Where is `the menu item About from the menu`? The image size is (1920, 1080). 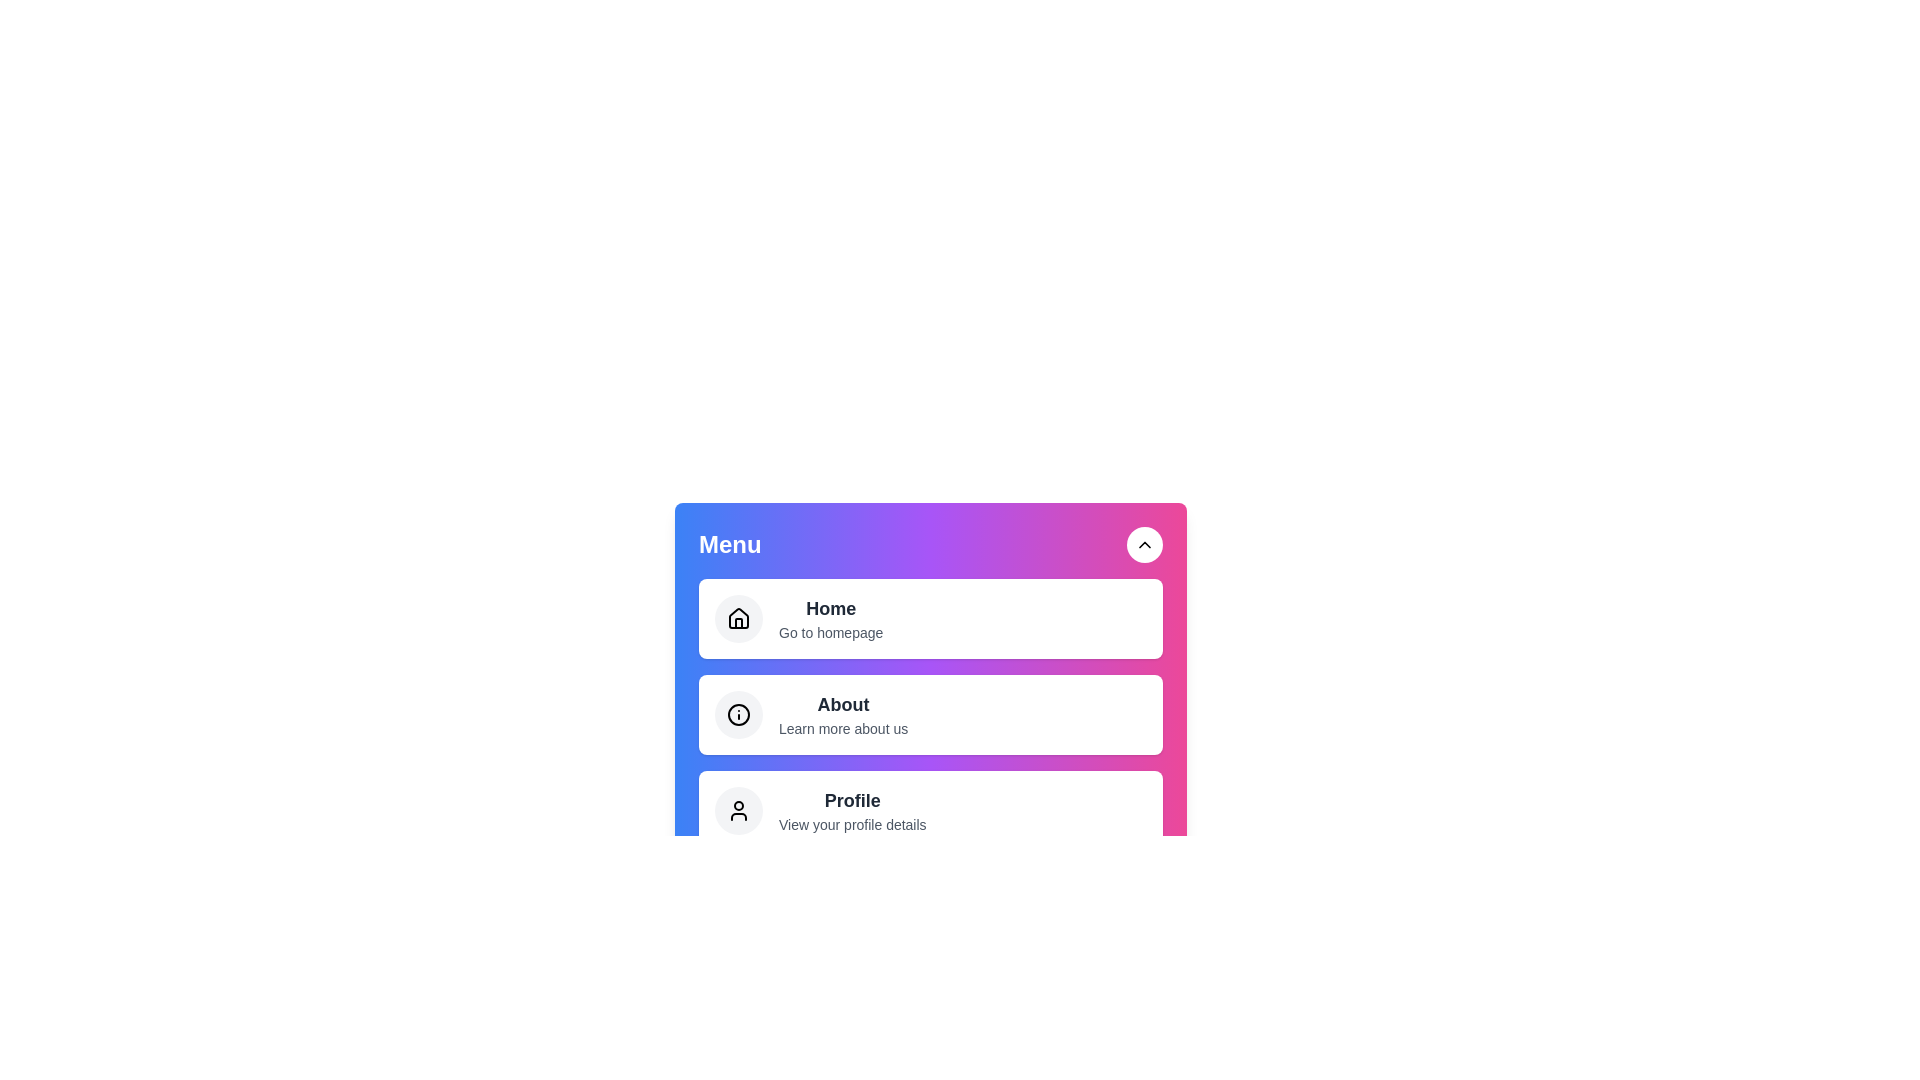 the menu item About from the menu is located at coordinates (930, 713).